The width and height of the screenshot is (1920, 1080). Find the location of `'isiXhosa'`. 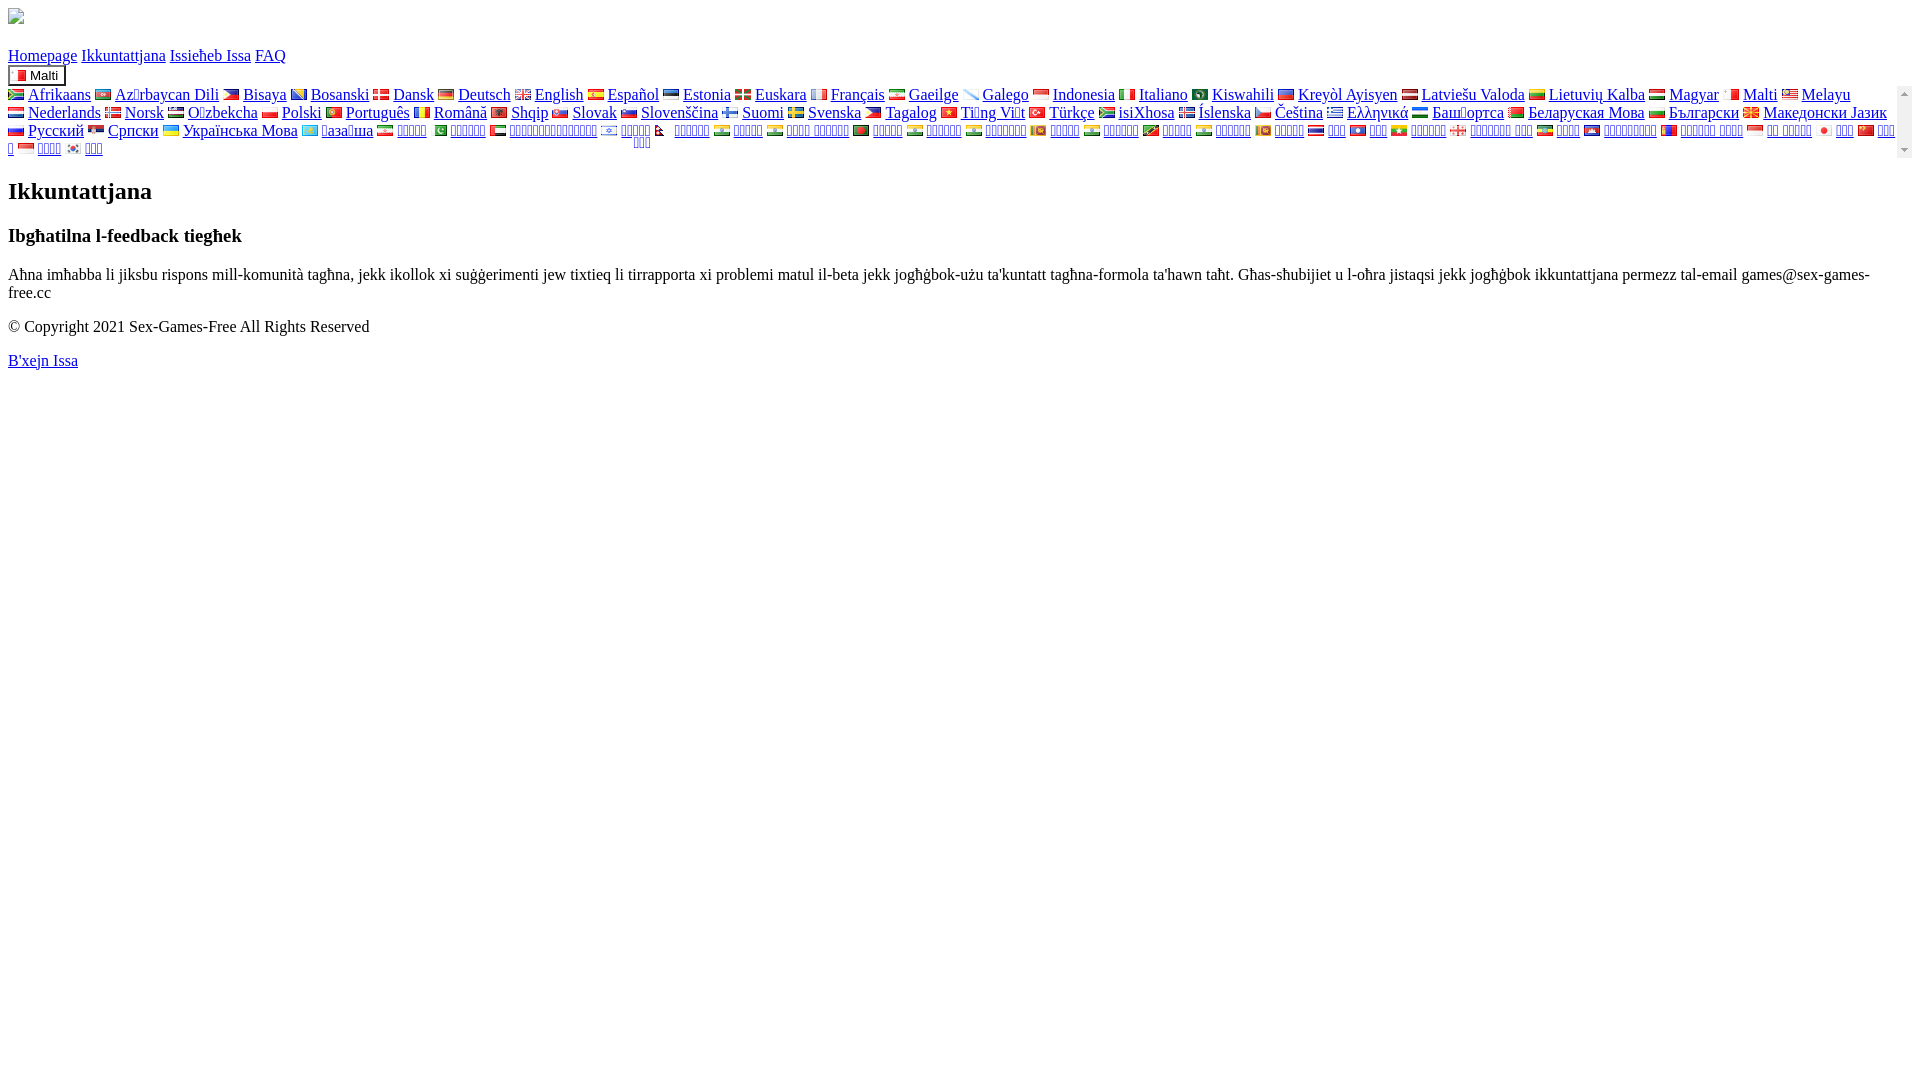

'isiXhosa' is located at coordinates (1137, 112).